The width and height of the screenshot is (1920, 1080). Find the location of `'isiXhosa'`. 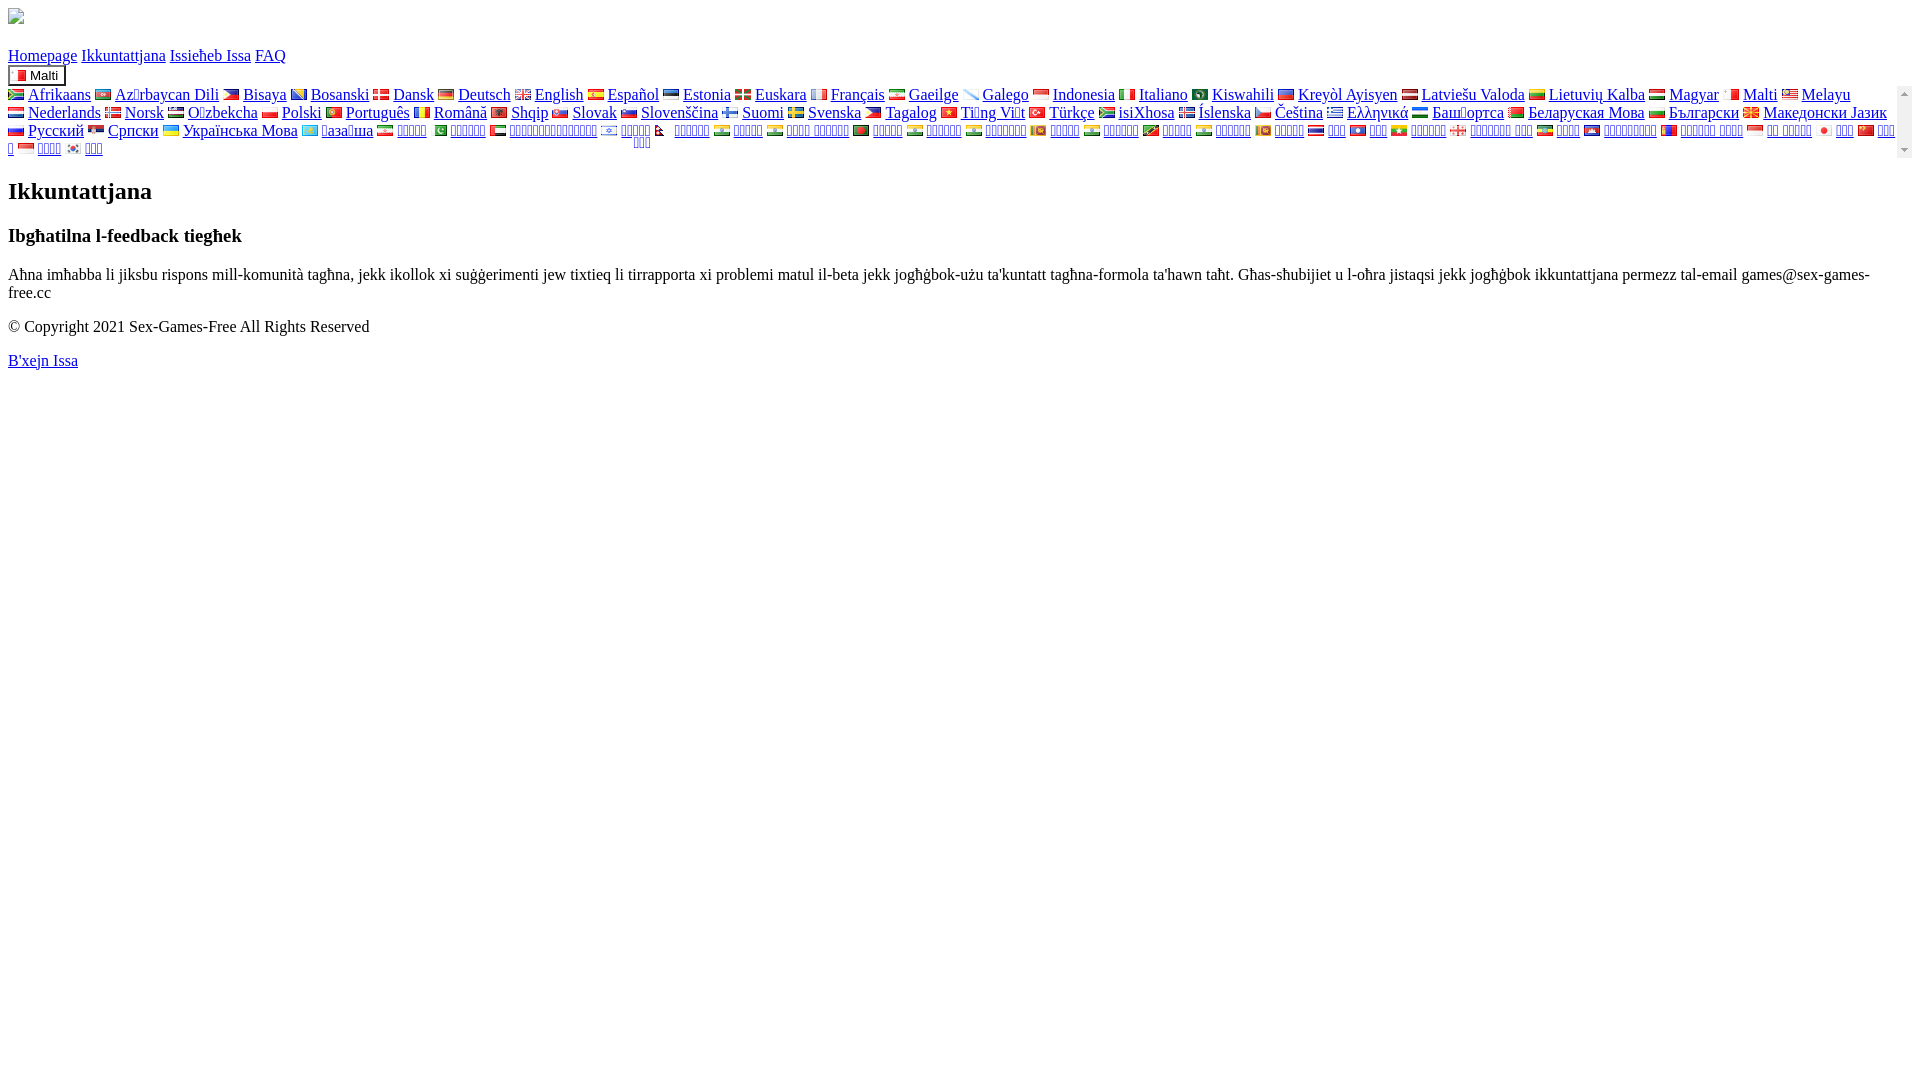

'isiXhosa' is located at coordinates (1137, 112).